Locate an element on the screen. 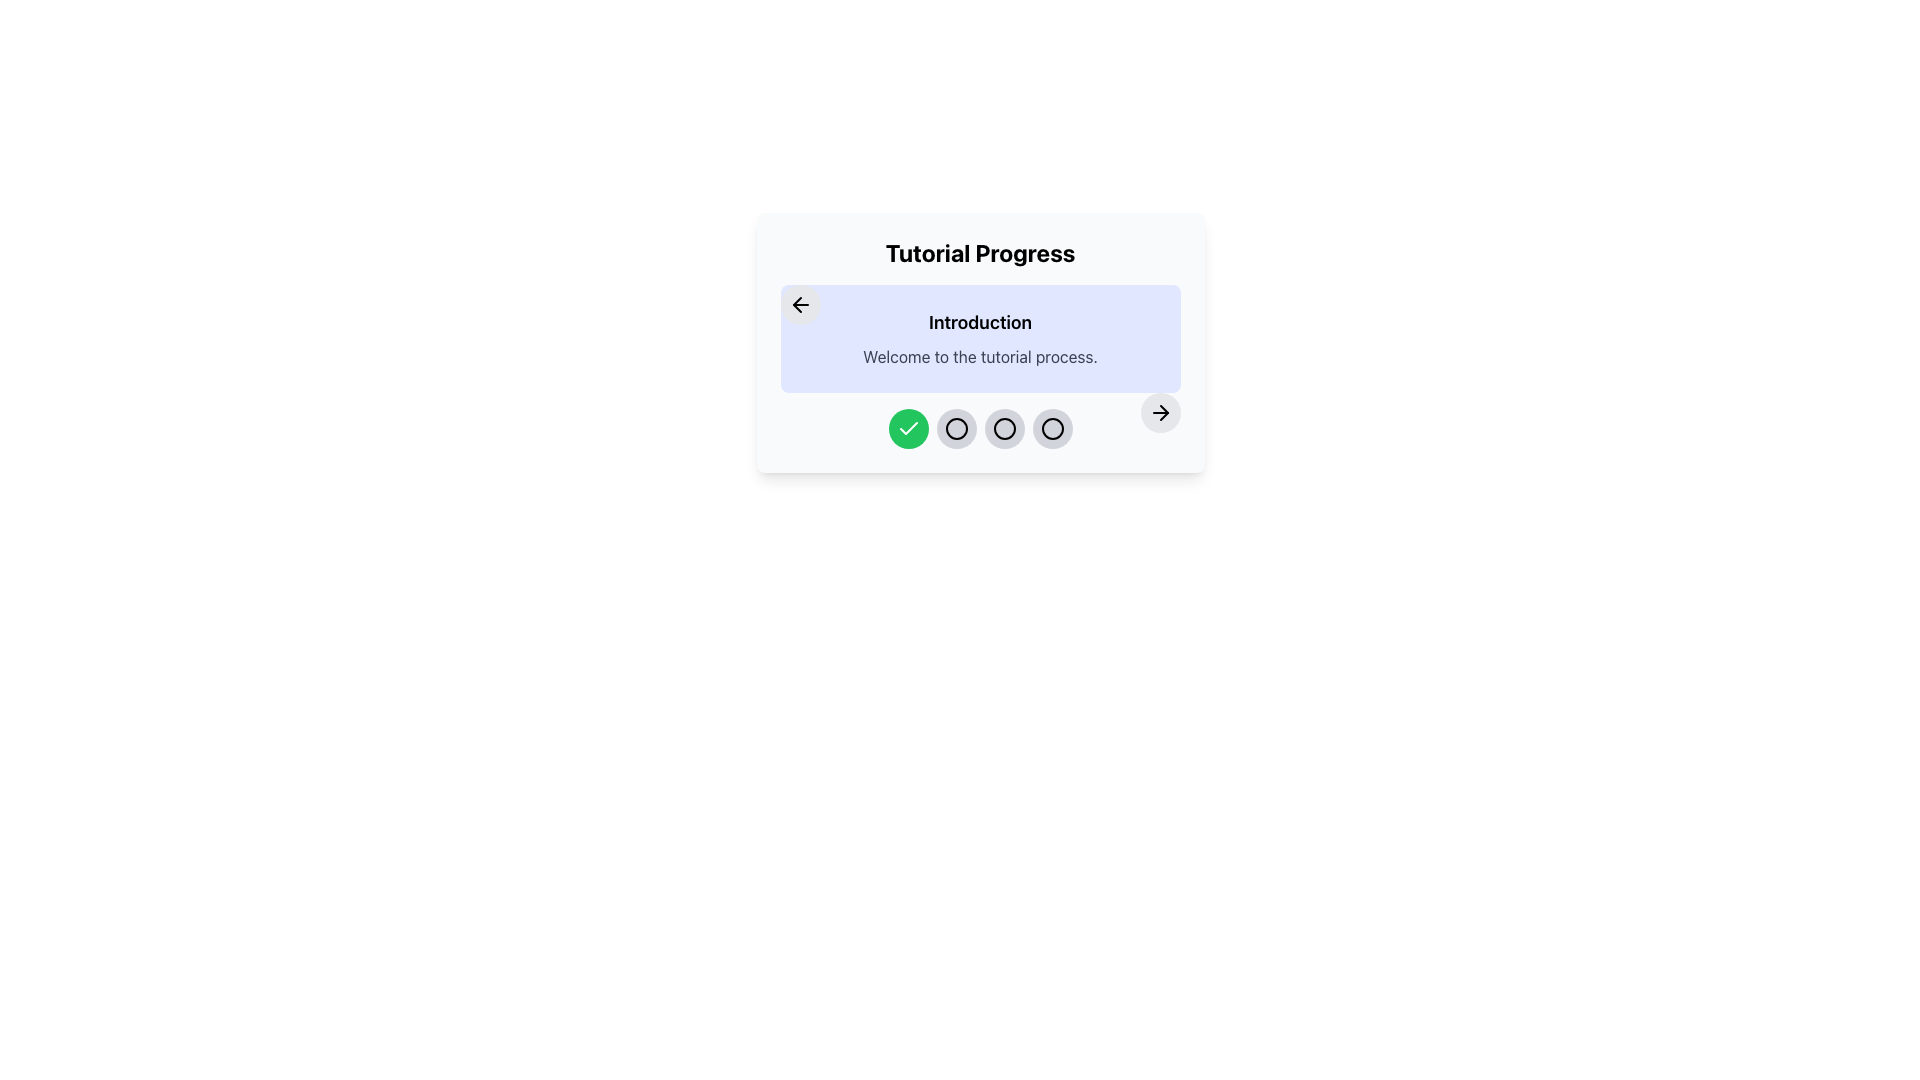 The image size is (1920, 1080). the first circular bright green button with a white checkmark icon located in the lower central part of the interface is located at coordinates (907, 427).